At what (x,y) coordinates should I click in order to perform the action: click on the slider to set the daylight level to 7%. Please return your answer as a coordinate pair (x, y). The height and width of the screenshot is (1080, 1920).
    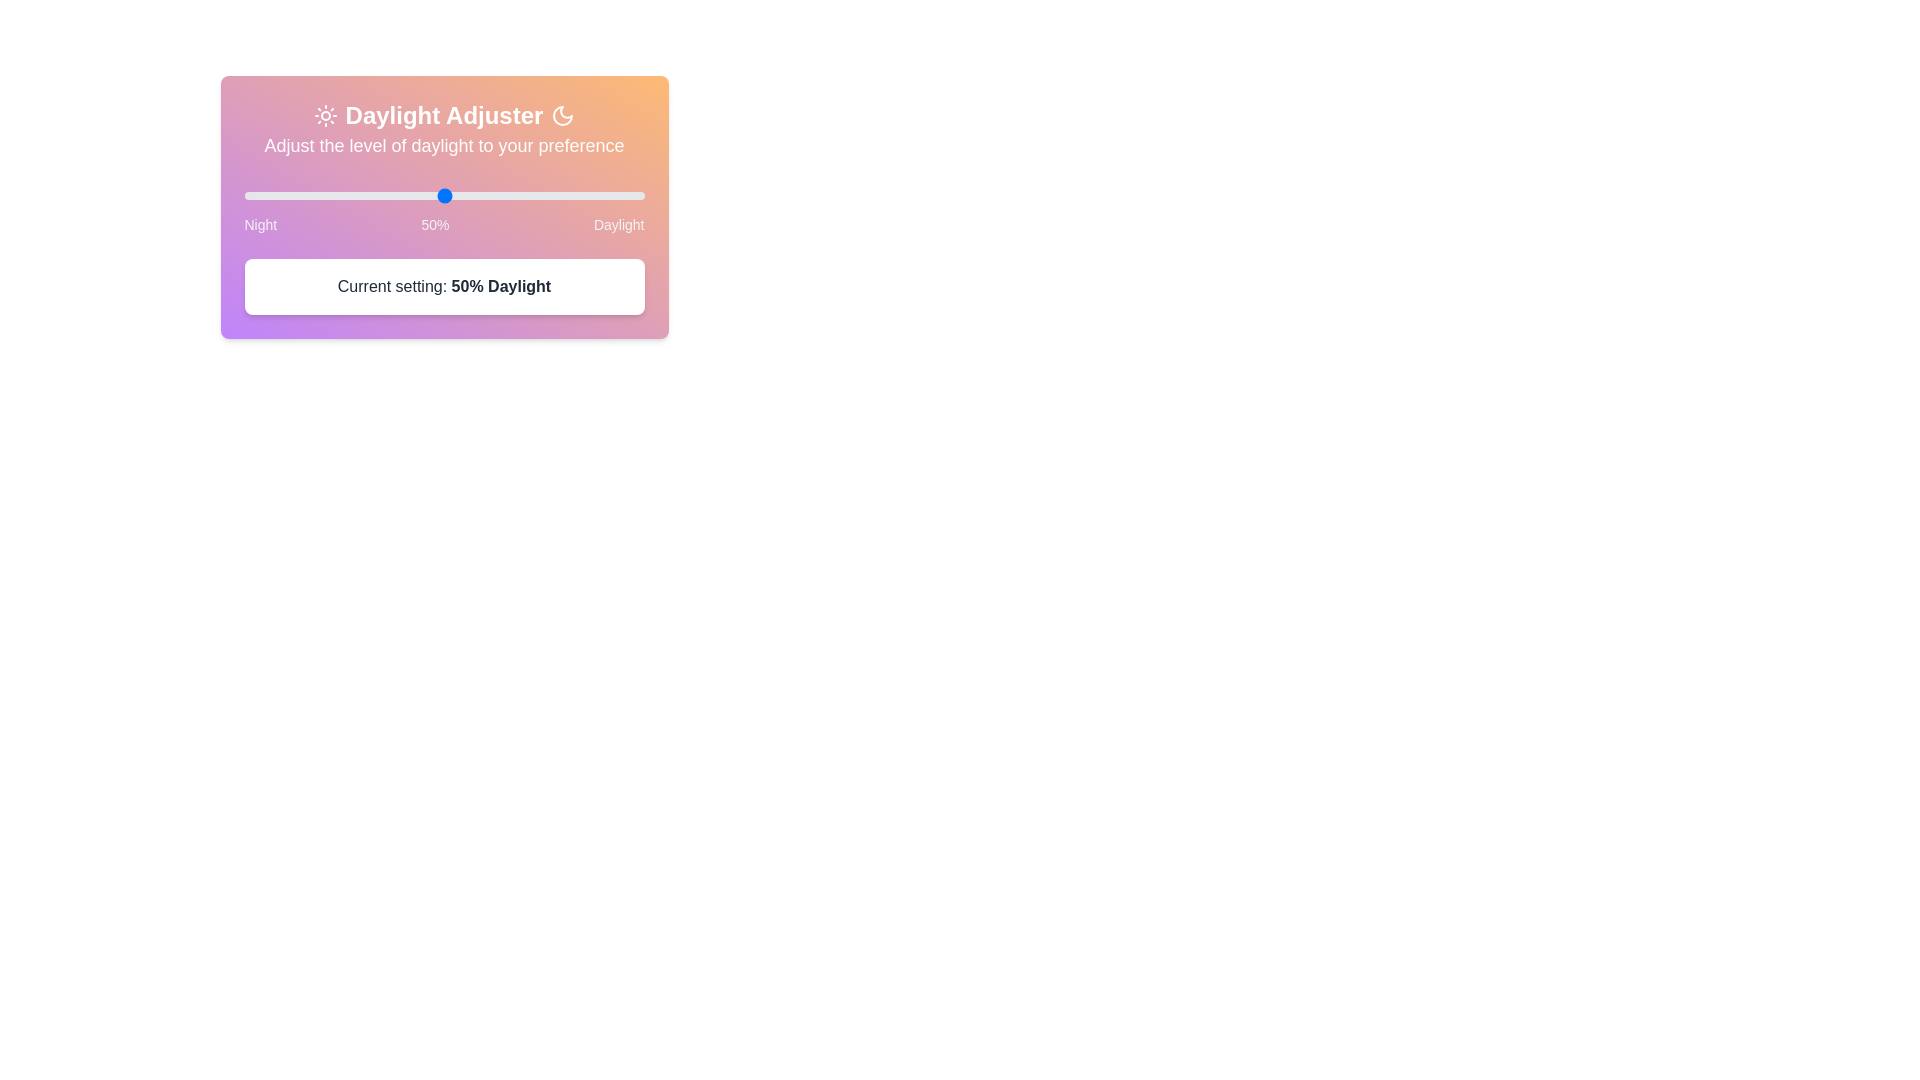
    Looking at the image, I should click on (243, 196).